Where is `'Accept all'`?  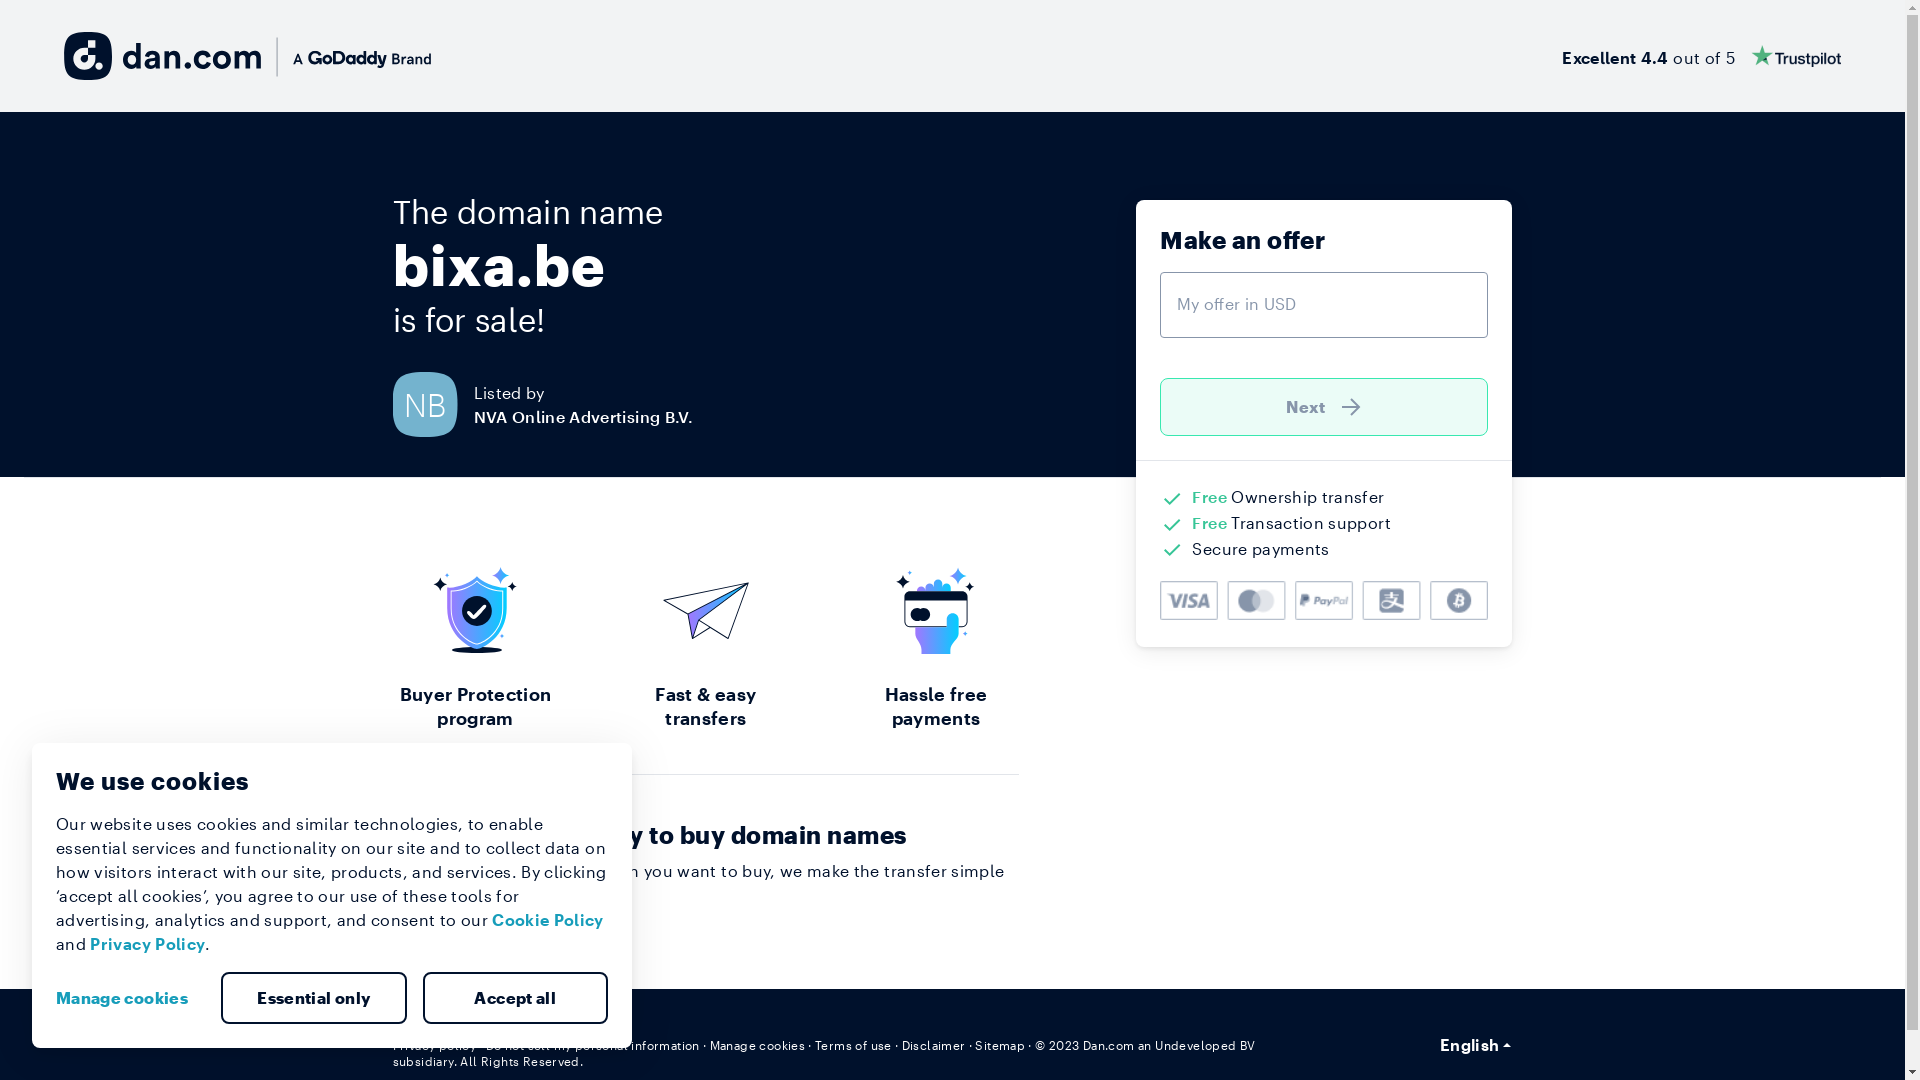 'Accept all' is located at coordinates (421, 998).